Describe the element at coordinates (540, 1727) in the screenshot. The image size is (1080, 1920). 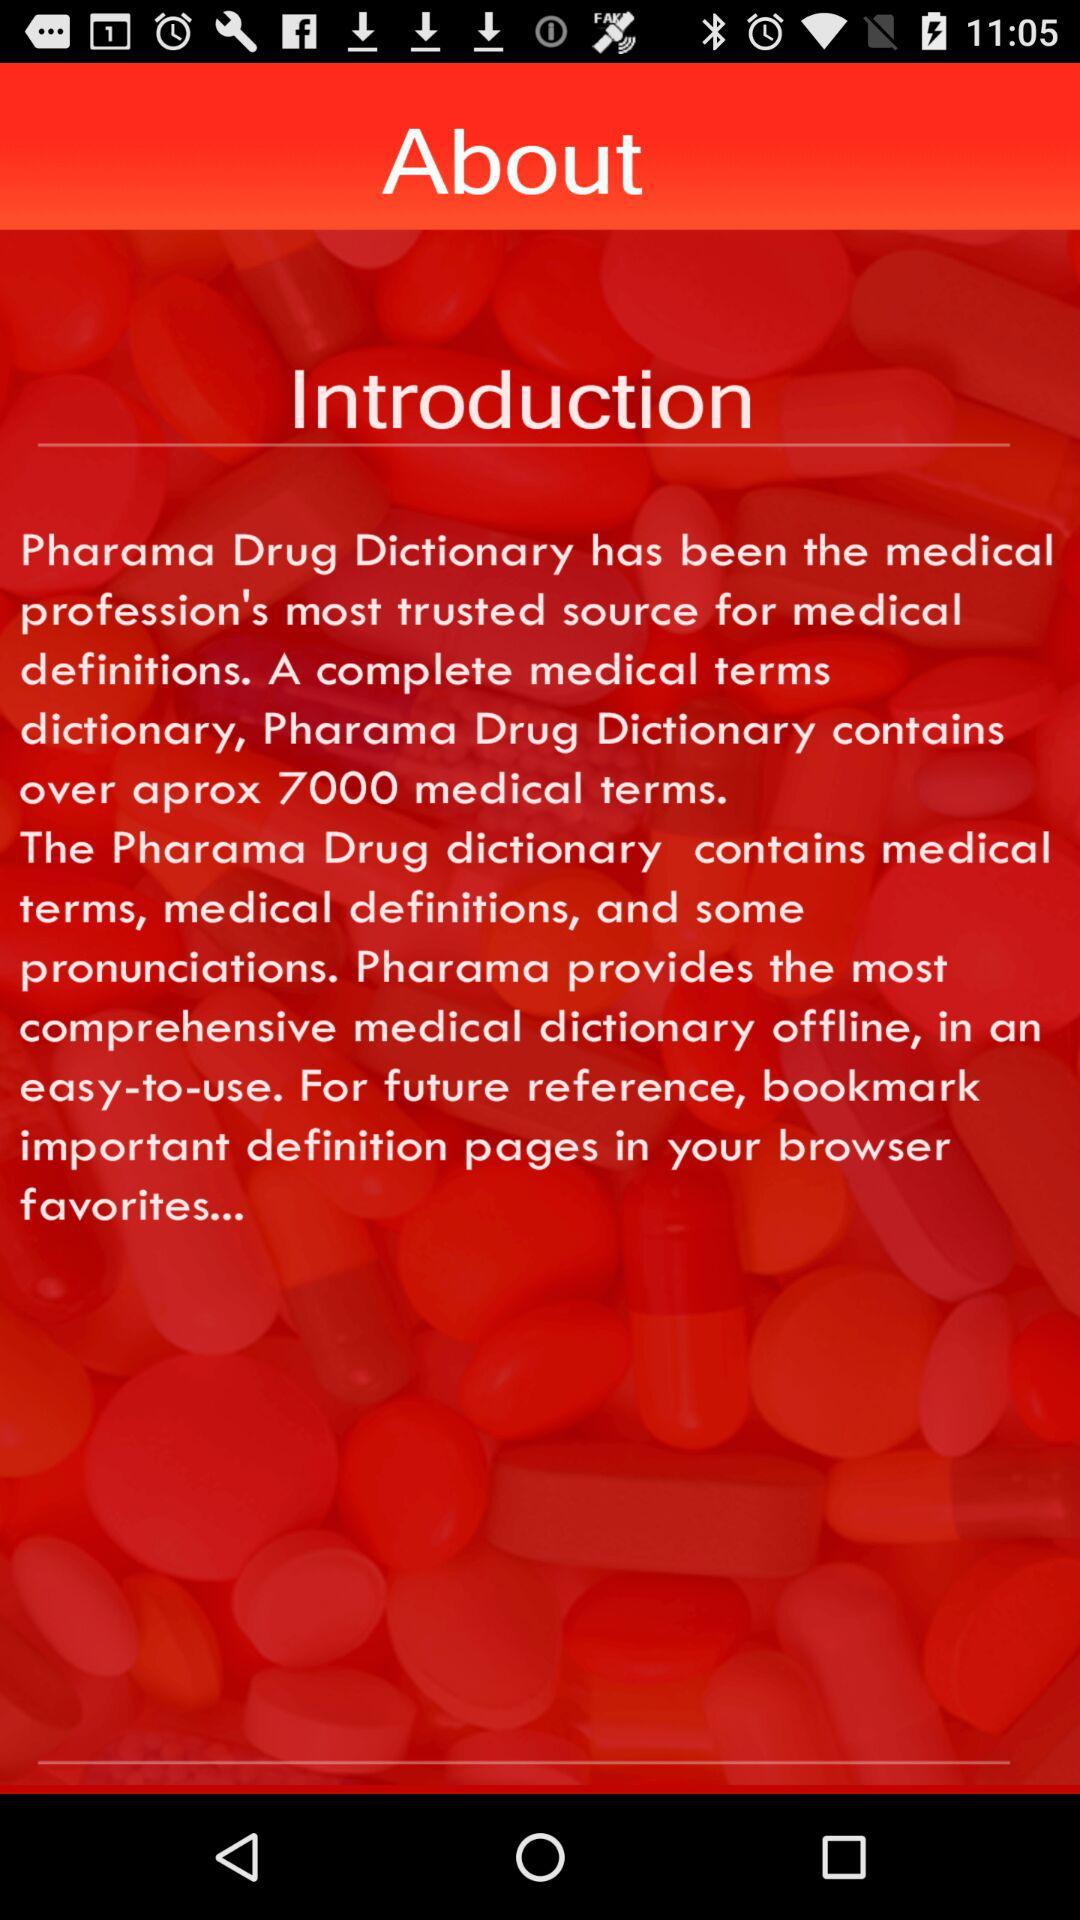
I see `about option` at that location.